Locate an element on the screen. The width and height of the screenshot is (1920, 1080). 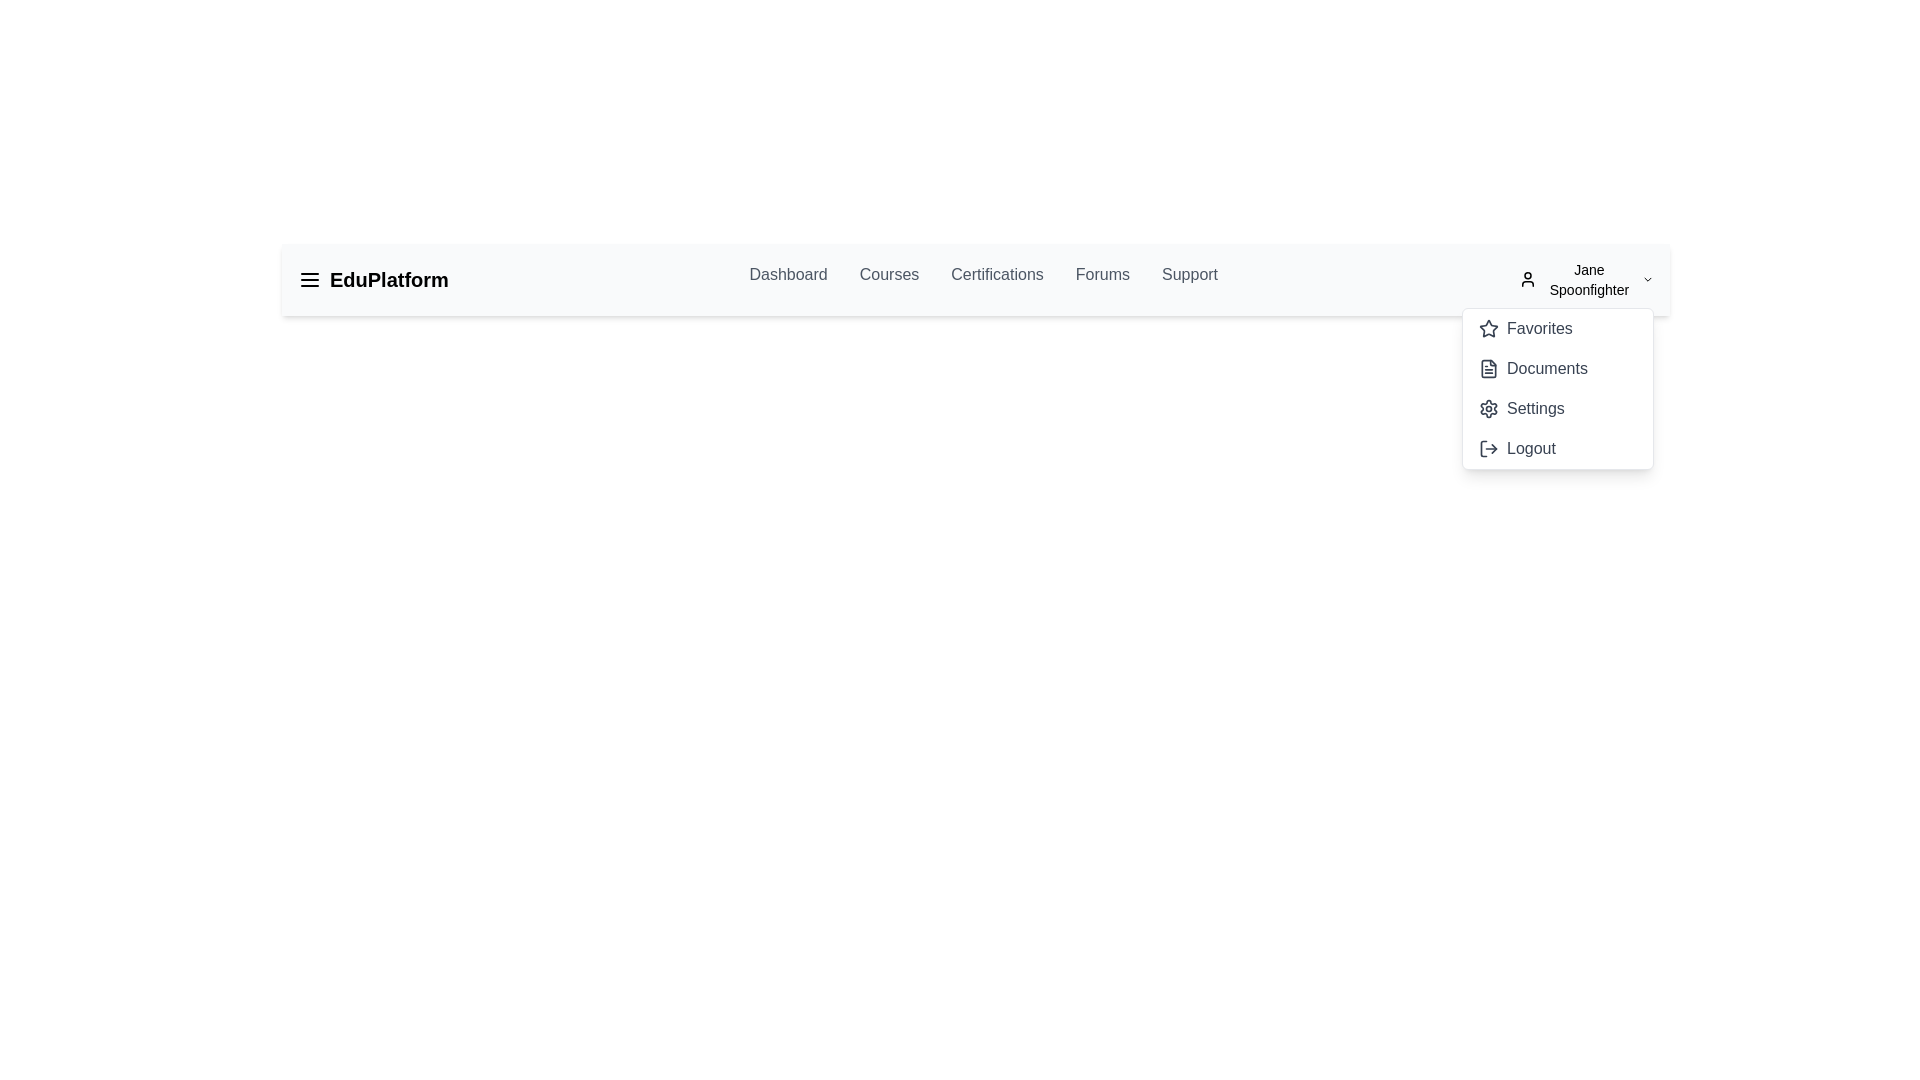
the static text label displaying the currently signed-in user's name, located in the top-right corner of the interface, between the user icon and the downward-facing chevron icon is located at coordinates (1588, 280).